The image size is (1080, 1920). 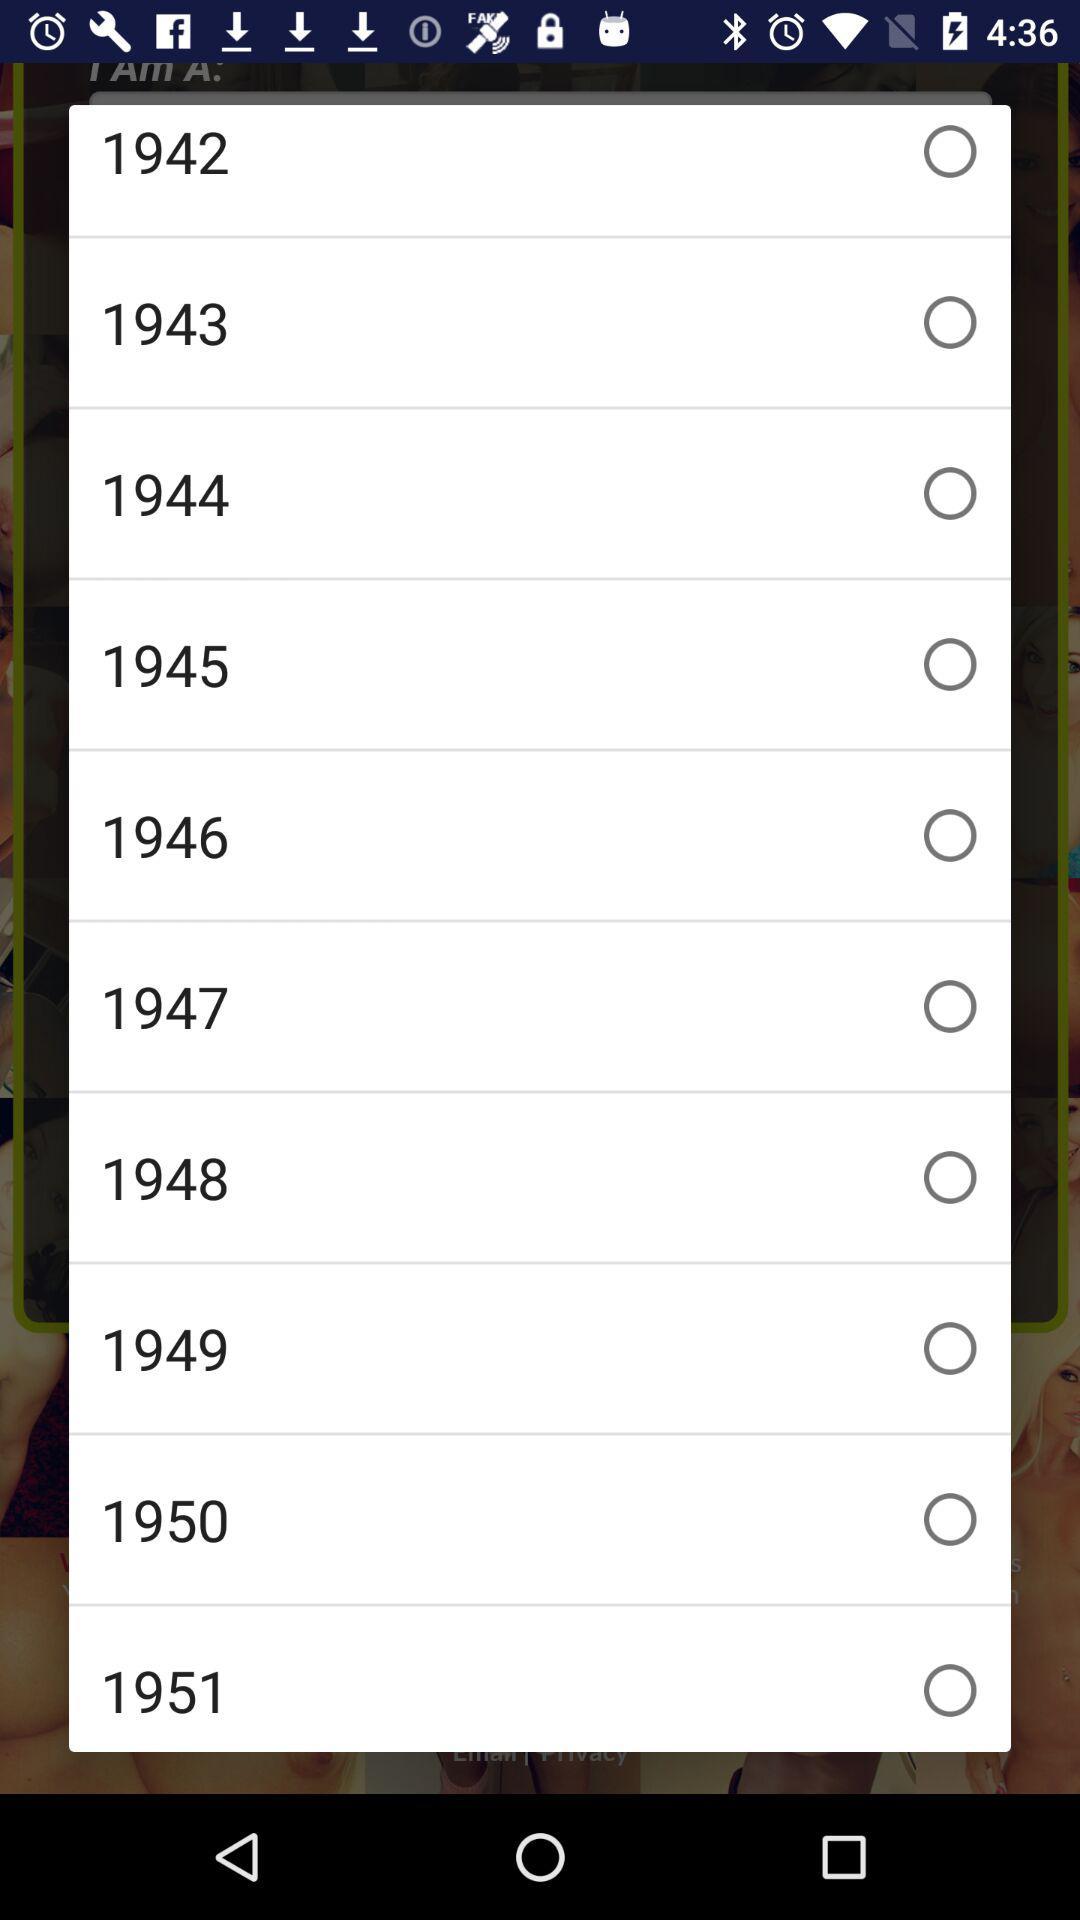 What do you see at coordinates (540, 170) in the screenshot?
I see `icon above 1943` at bounding box center [540, 170].